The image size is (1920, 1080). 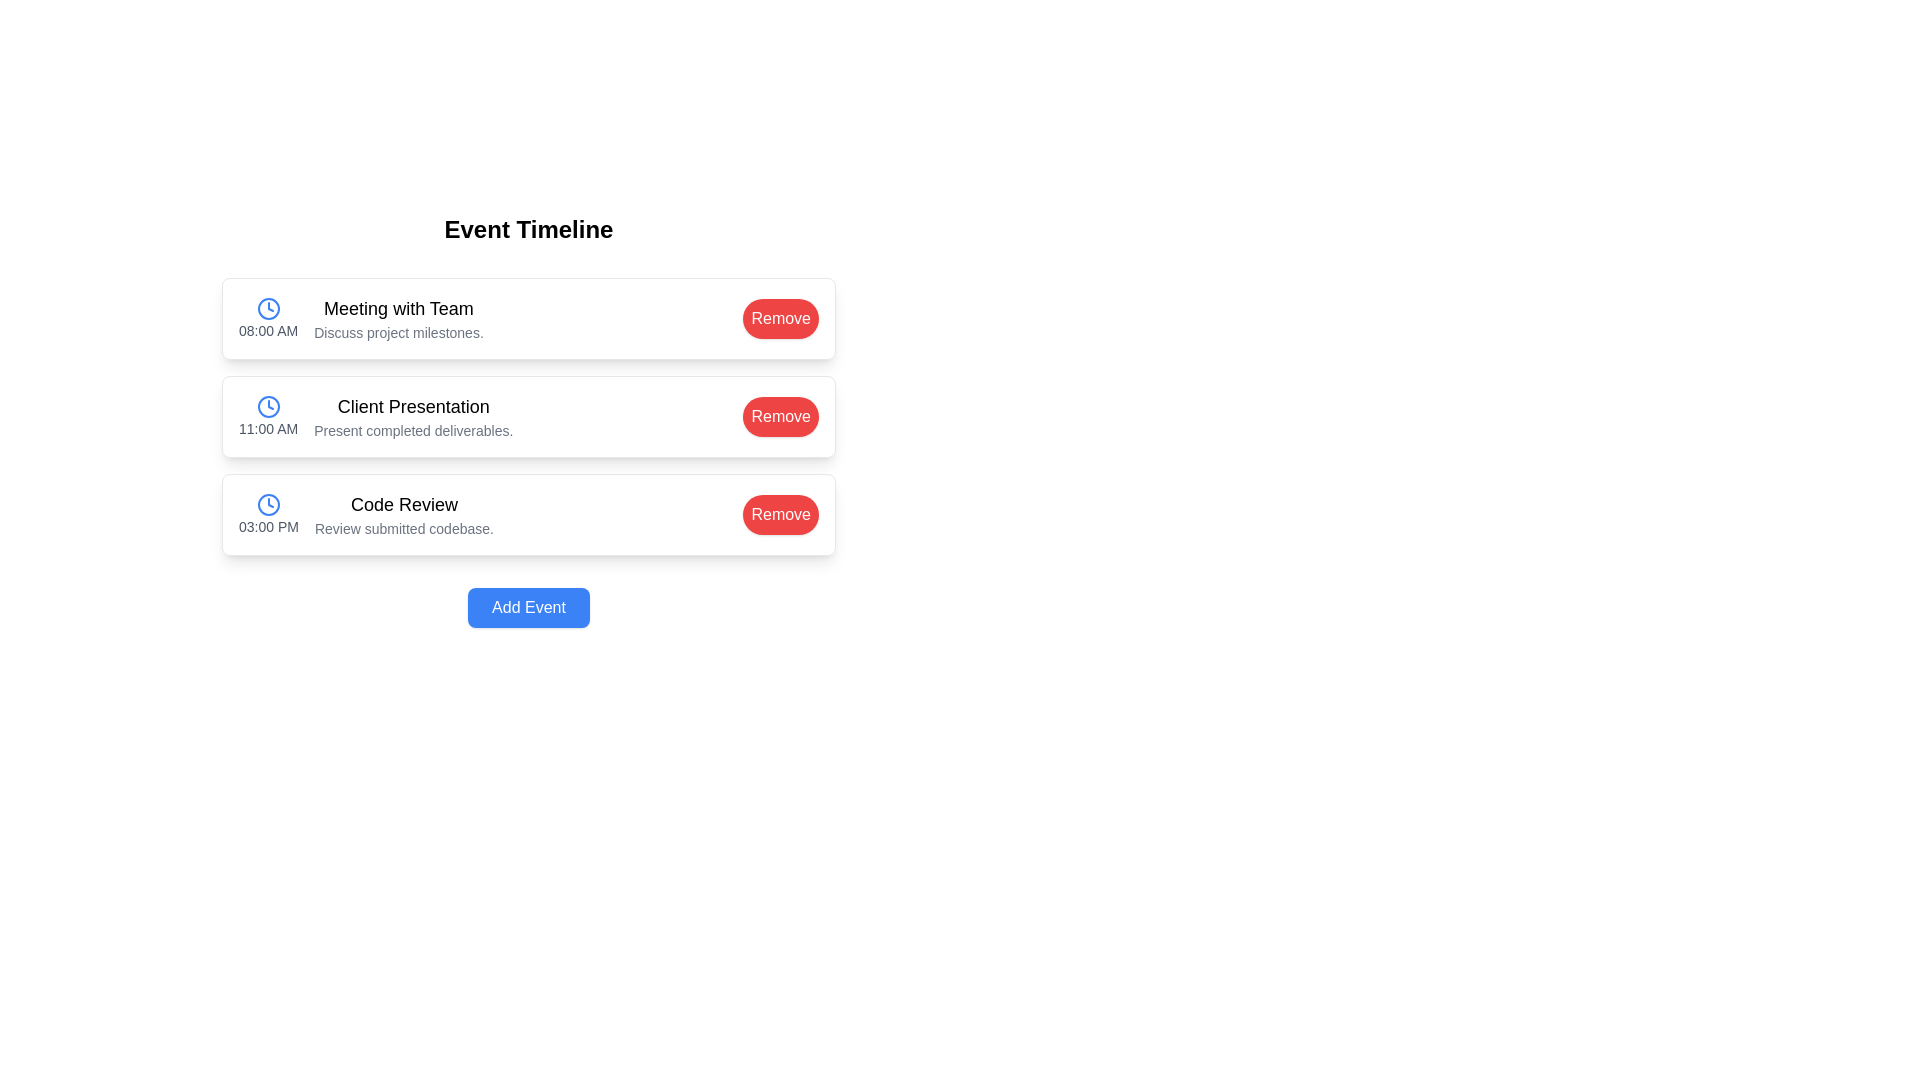 What do you see at coordinates (267, 415) in the screenshot?
I see `the Time display element, which consists of a blue clock icon above the text '11:00 AM' in small gray font, positioned in the second row of the event list, to the left of the 'Client Presentation' event` at bounding box center [267, 415].